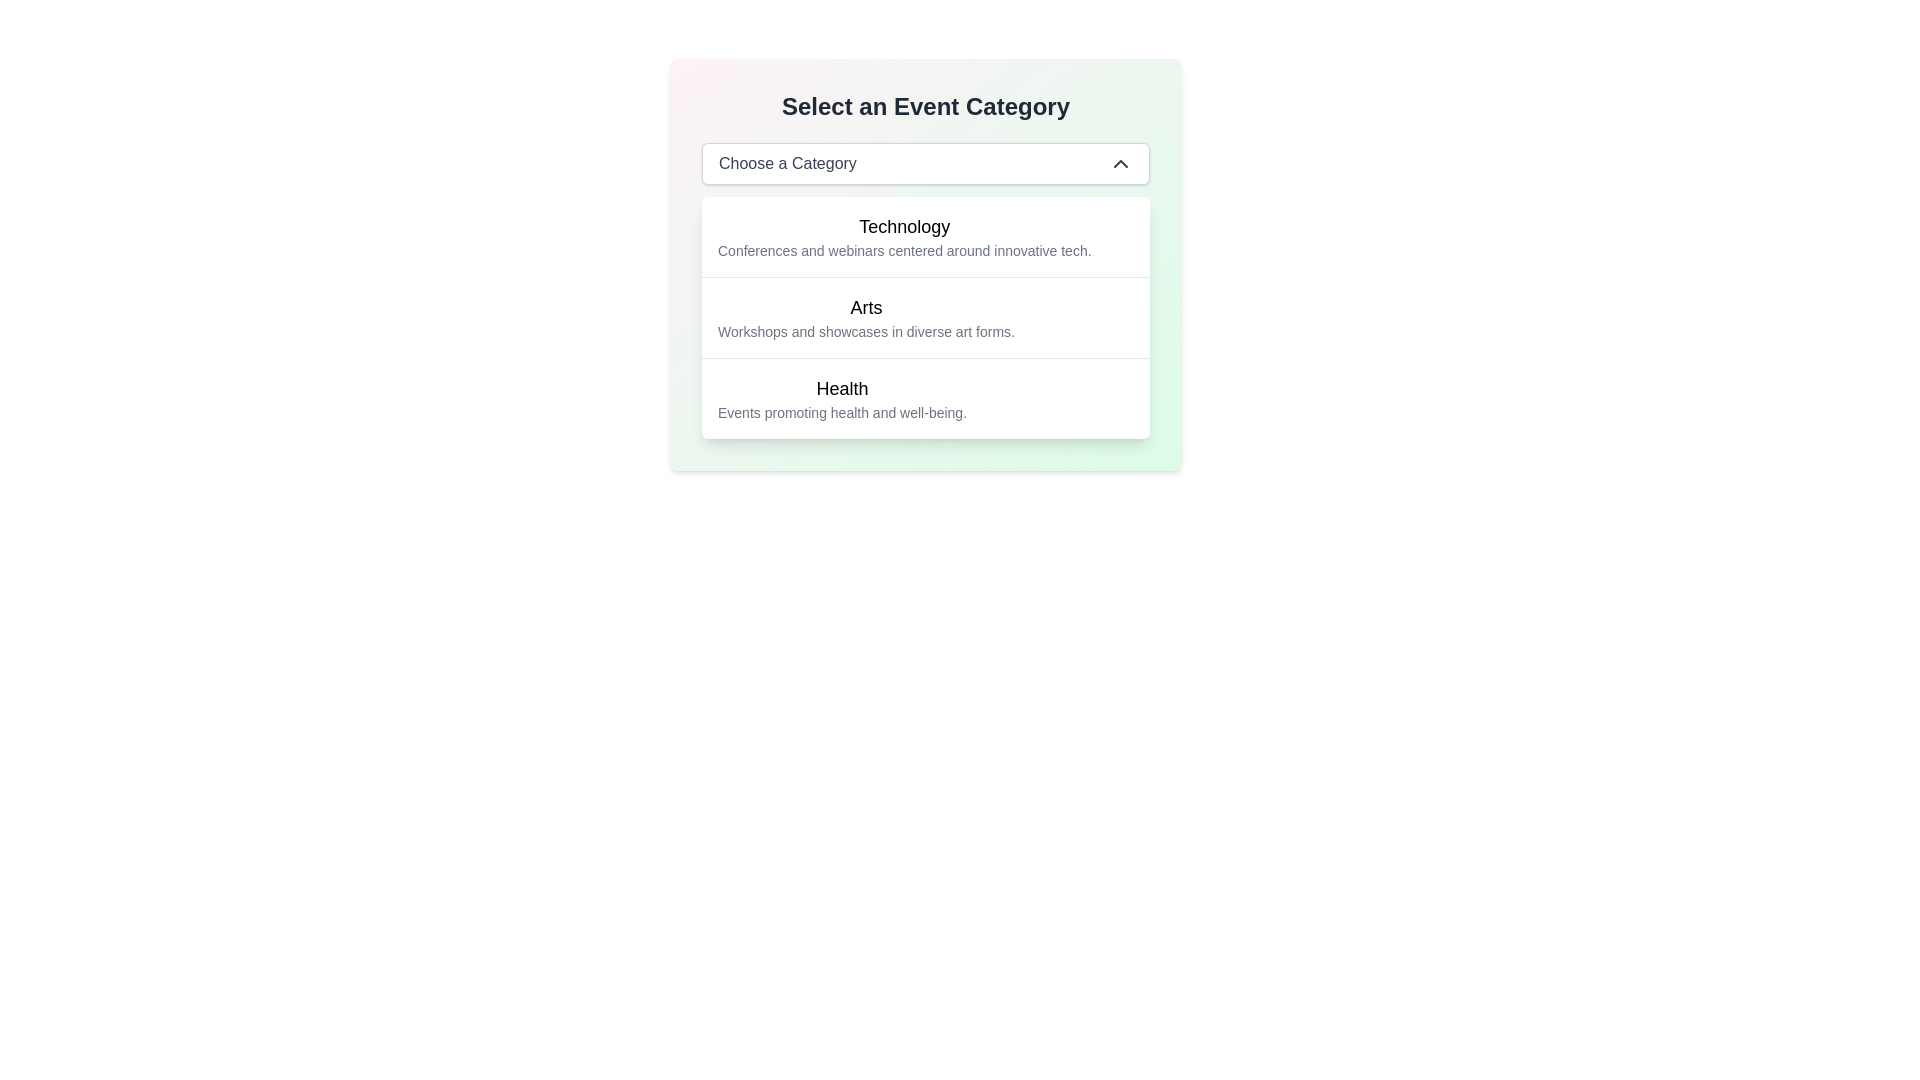 The width and height of the screenshot is (1920, 1080). I want to click on the 'Health' category label in the event selection interface, which is centrally located above the description text about health events, so click(842, 389).